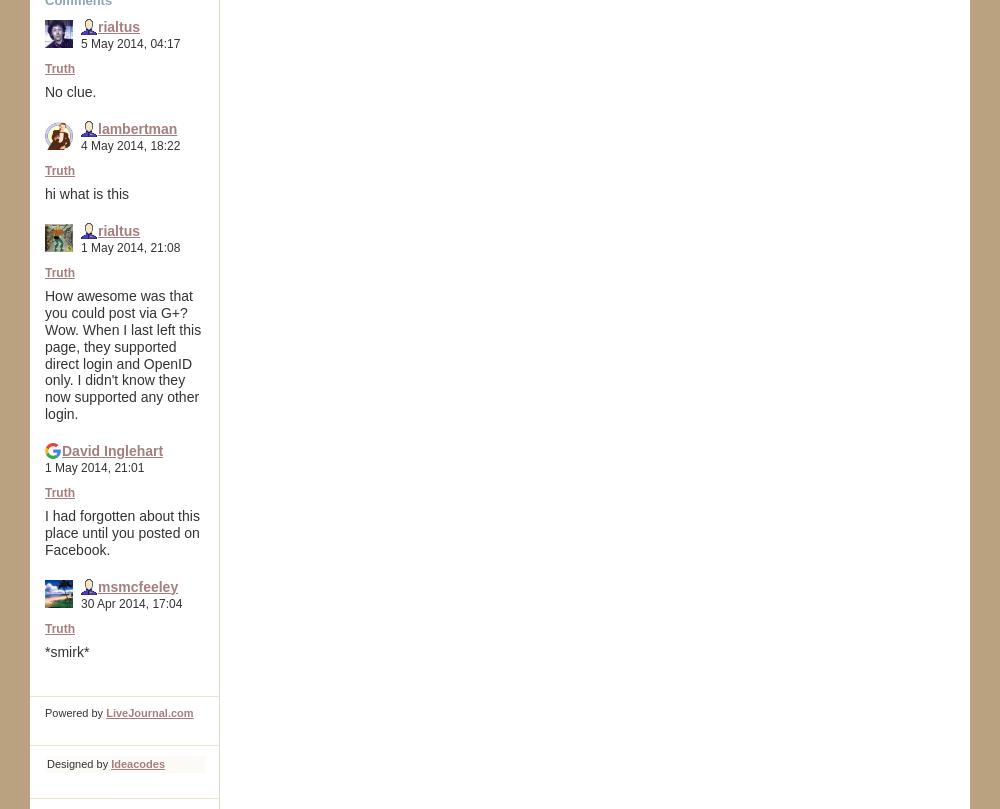 This screenshot has height=809, width=1000. What do you see at coordinates (130, 43) in the screenshot?
I see `'5 May 2014, 04:17'` at bounding box center [130, 43].